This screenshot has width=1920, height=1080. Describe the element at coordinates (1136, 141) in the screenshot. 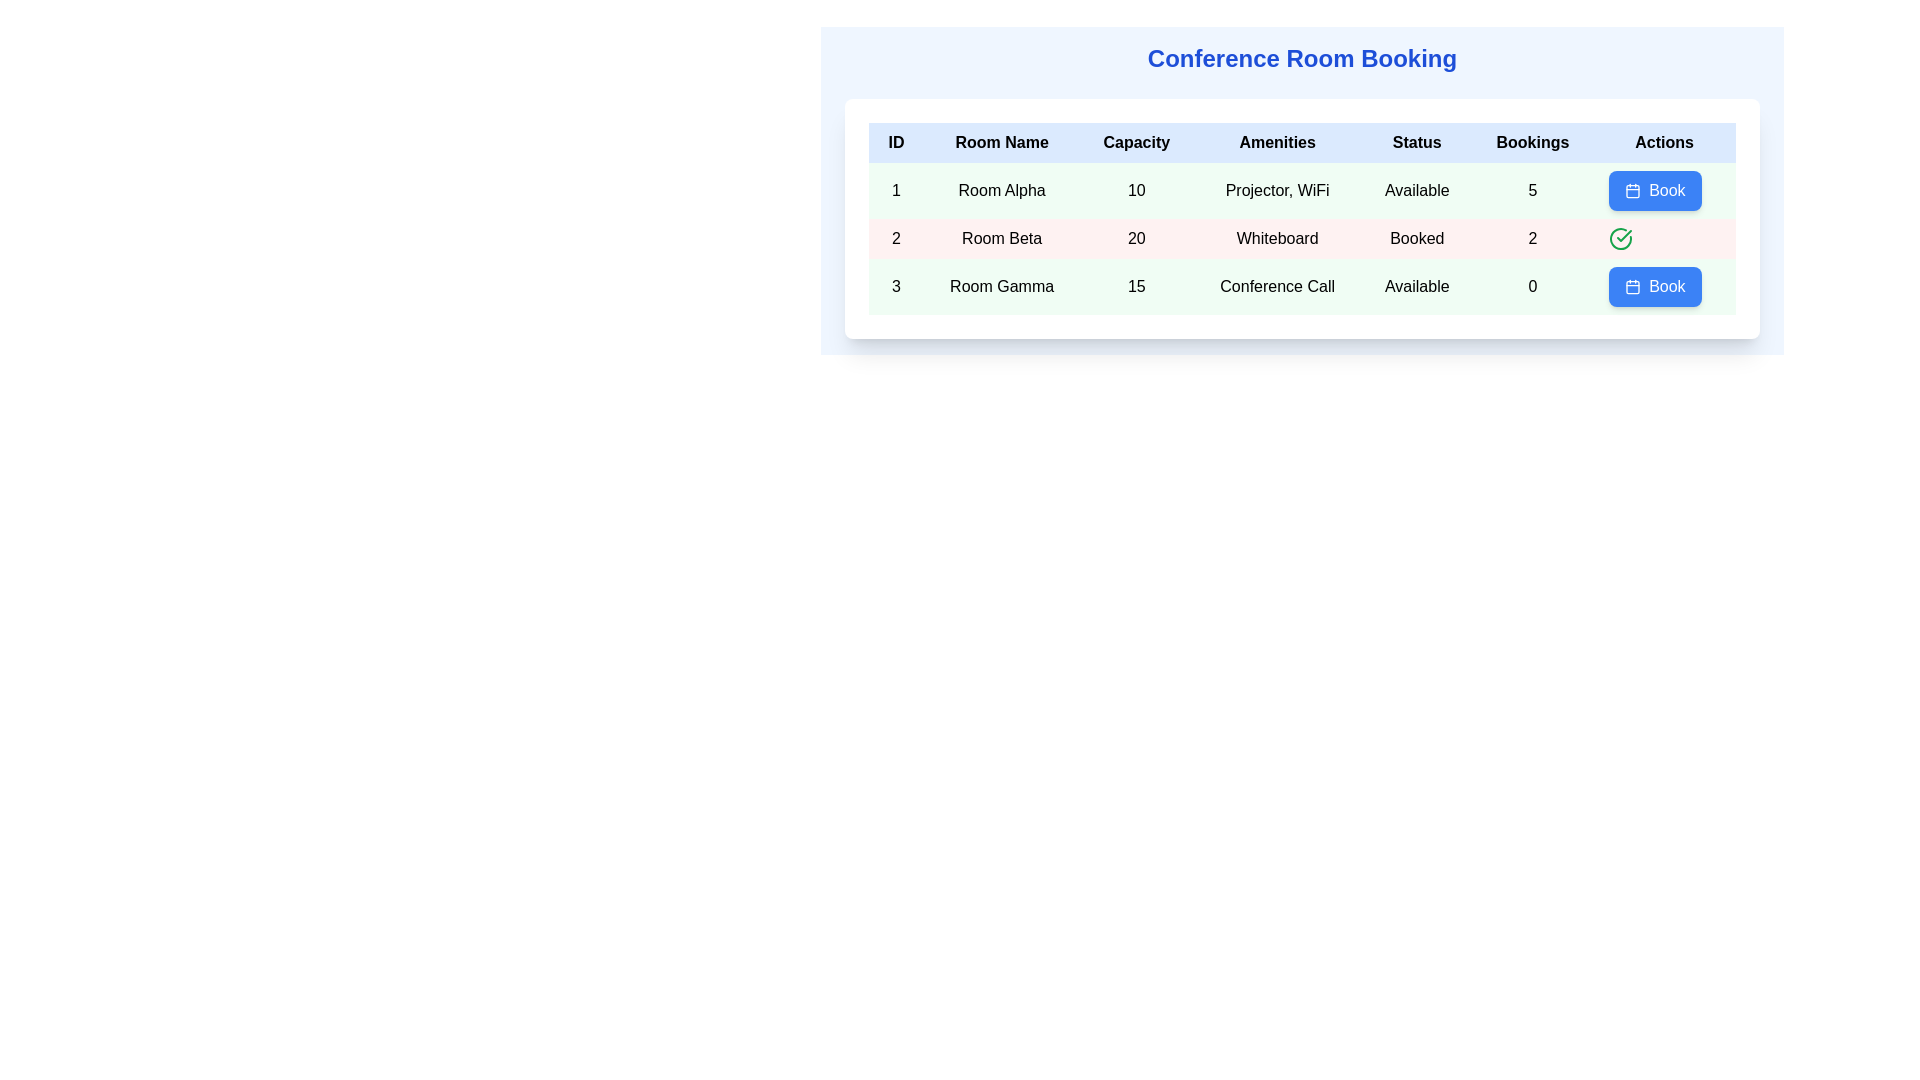

I see `the 'Capacity' column header in the table, which is the third header after 'ID' and 'Room Name'` at that location.